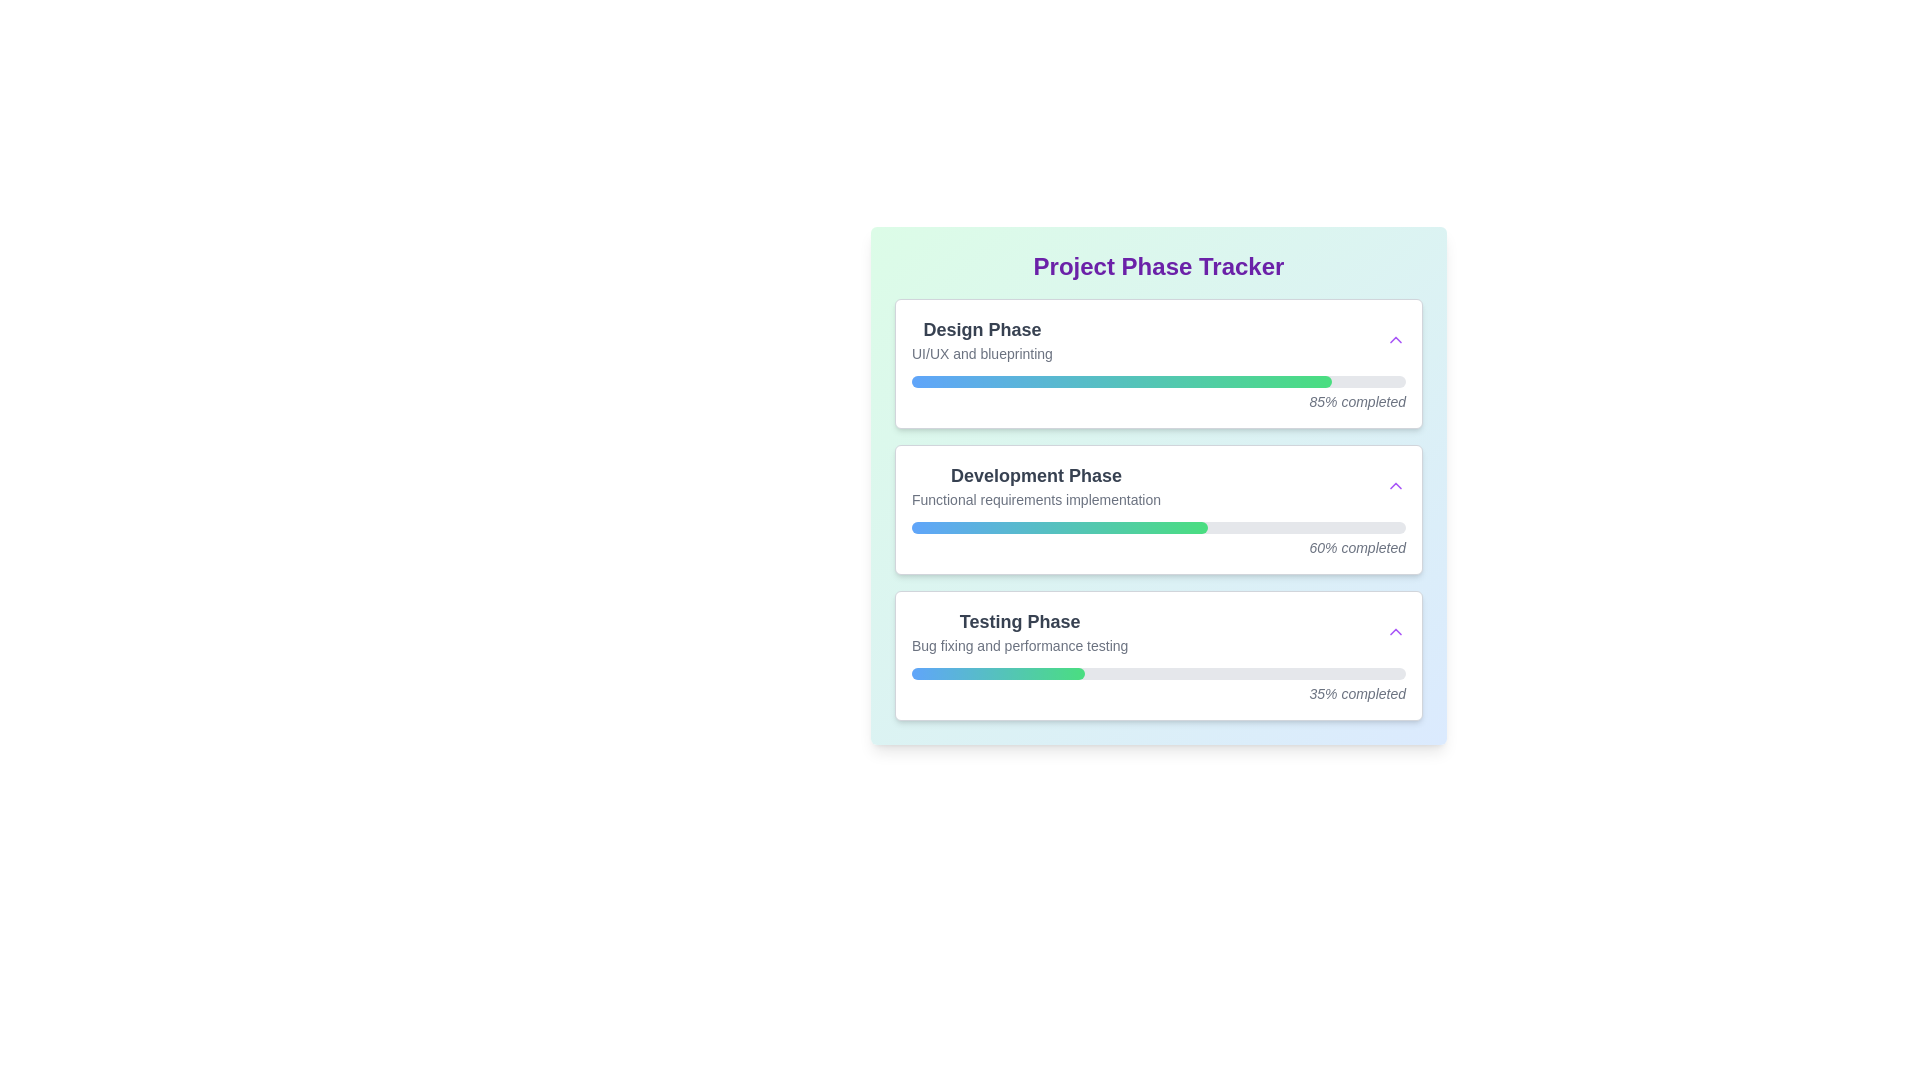 Image resolution: width=1920 pixels, height=1080 pixels. Describe the element at coordinates (1158, 527) in the screenshot. I see `the Progress Bar element located in the 'Development Phase' card, which visually represents the progress with a gradient from blue to green, positioned below the section title and above the text '60% completed'` at that location.